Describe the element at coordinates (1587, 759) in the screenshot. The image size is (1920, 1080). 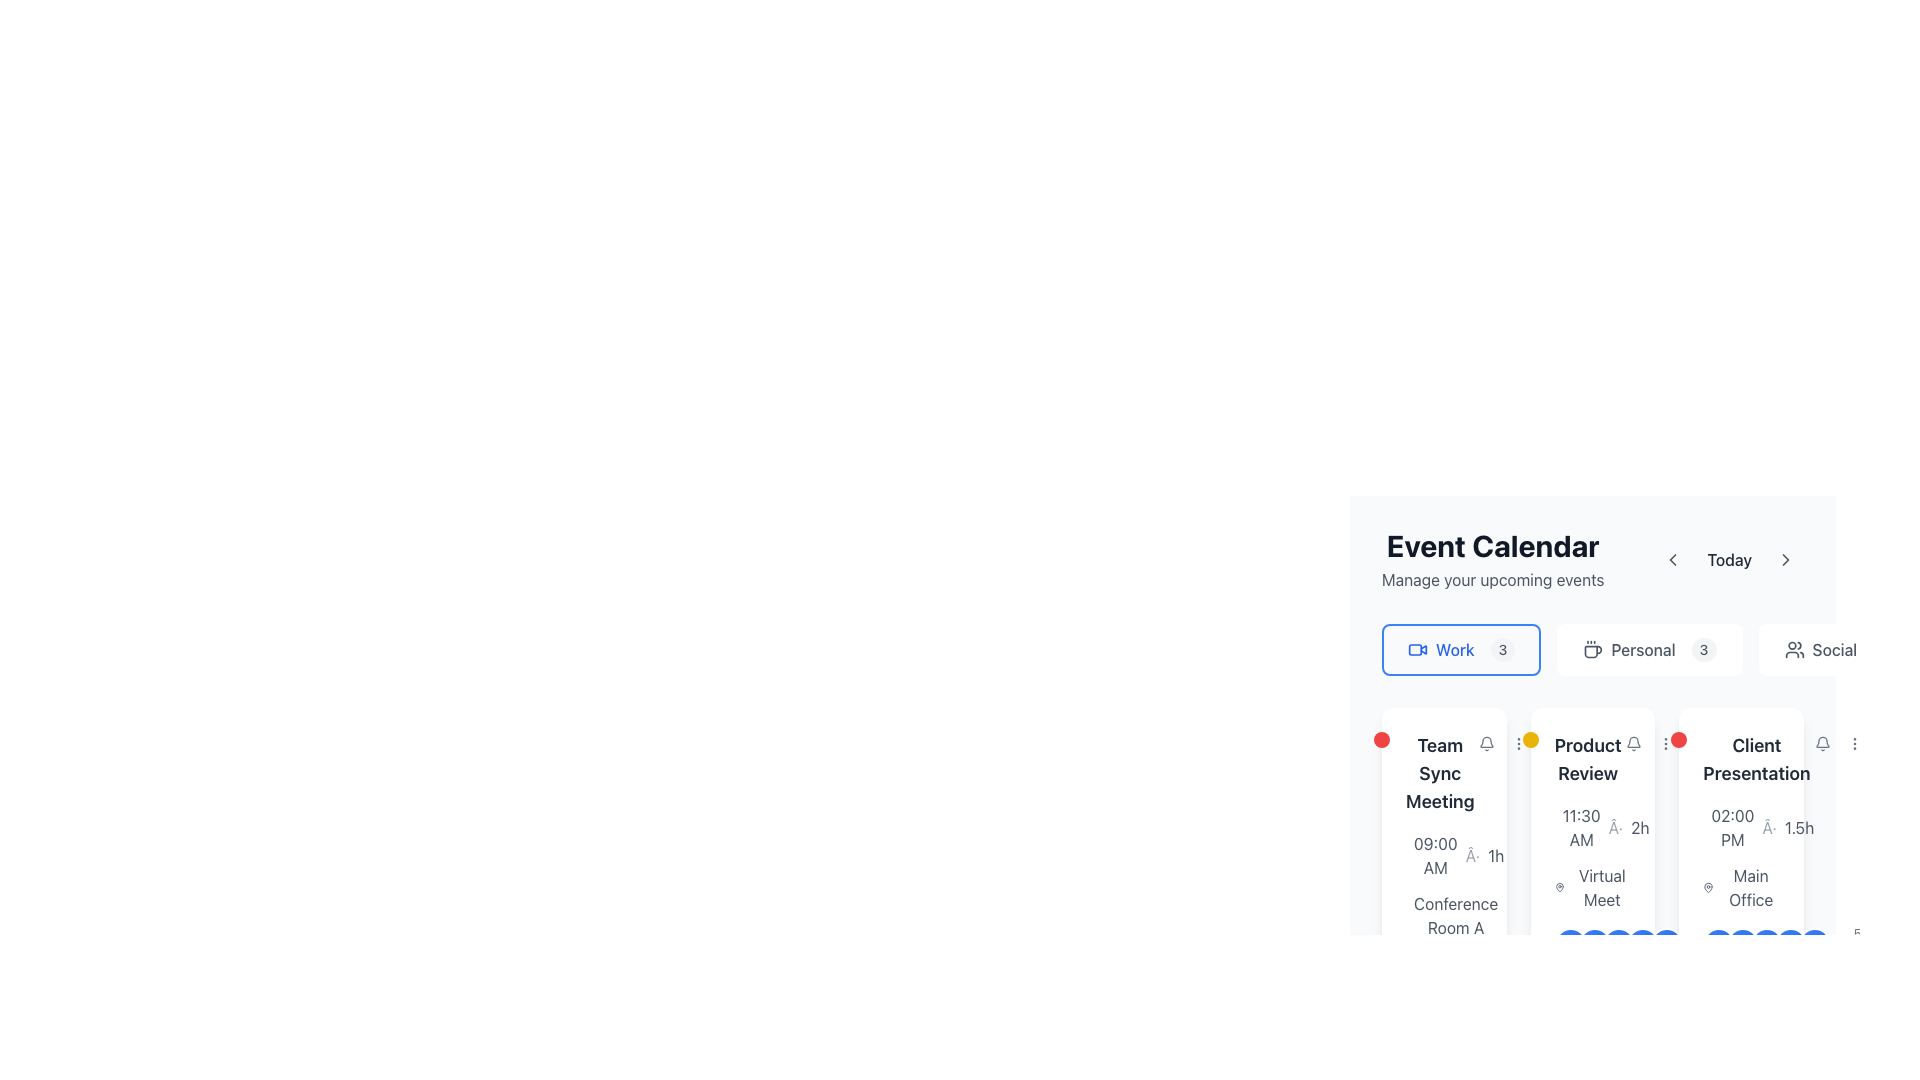
I see `the 'Product Review' text label located at the top center of the event card in the 'Event Calendar' section` at that location.